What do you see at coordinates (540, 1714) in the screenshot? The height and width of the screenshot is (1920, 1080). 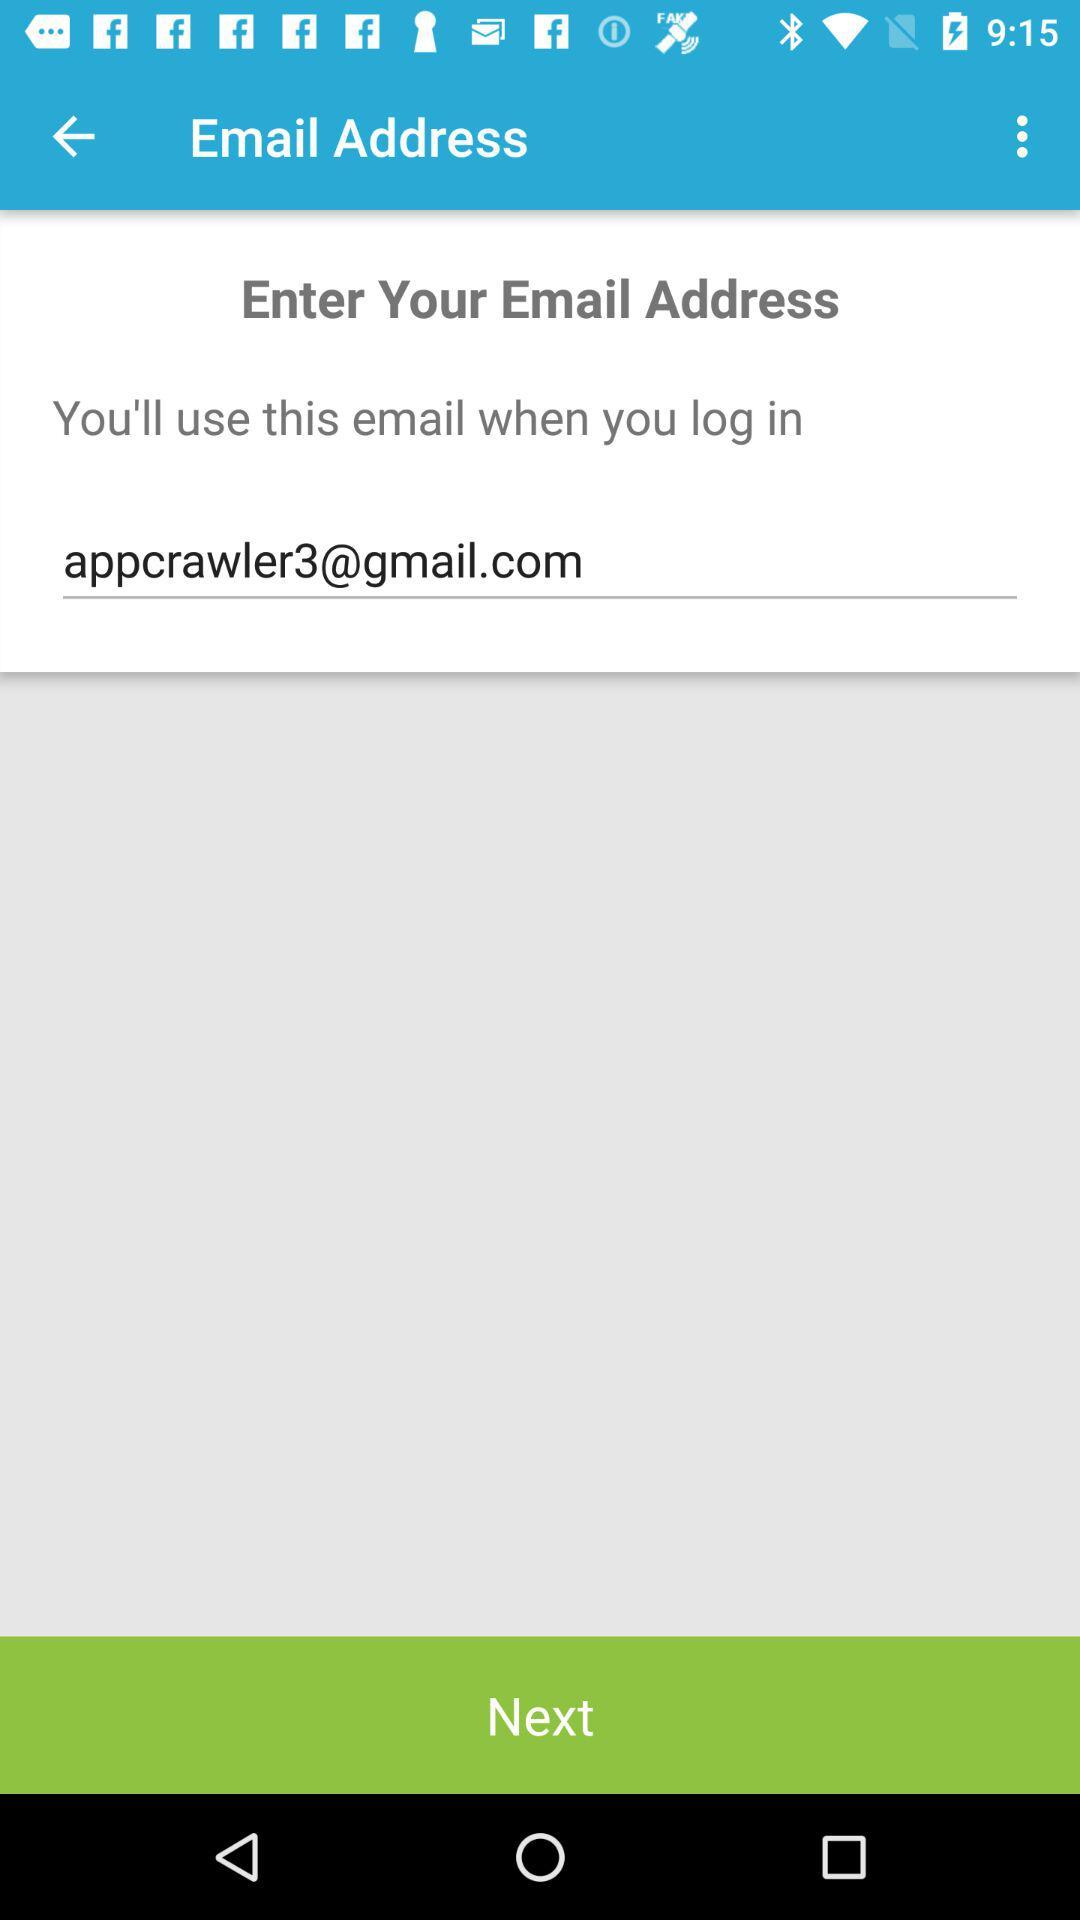 I see `next icon` at bounding box center [540, 1714].